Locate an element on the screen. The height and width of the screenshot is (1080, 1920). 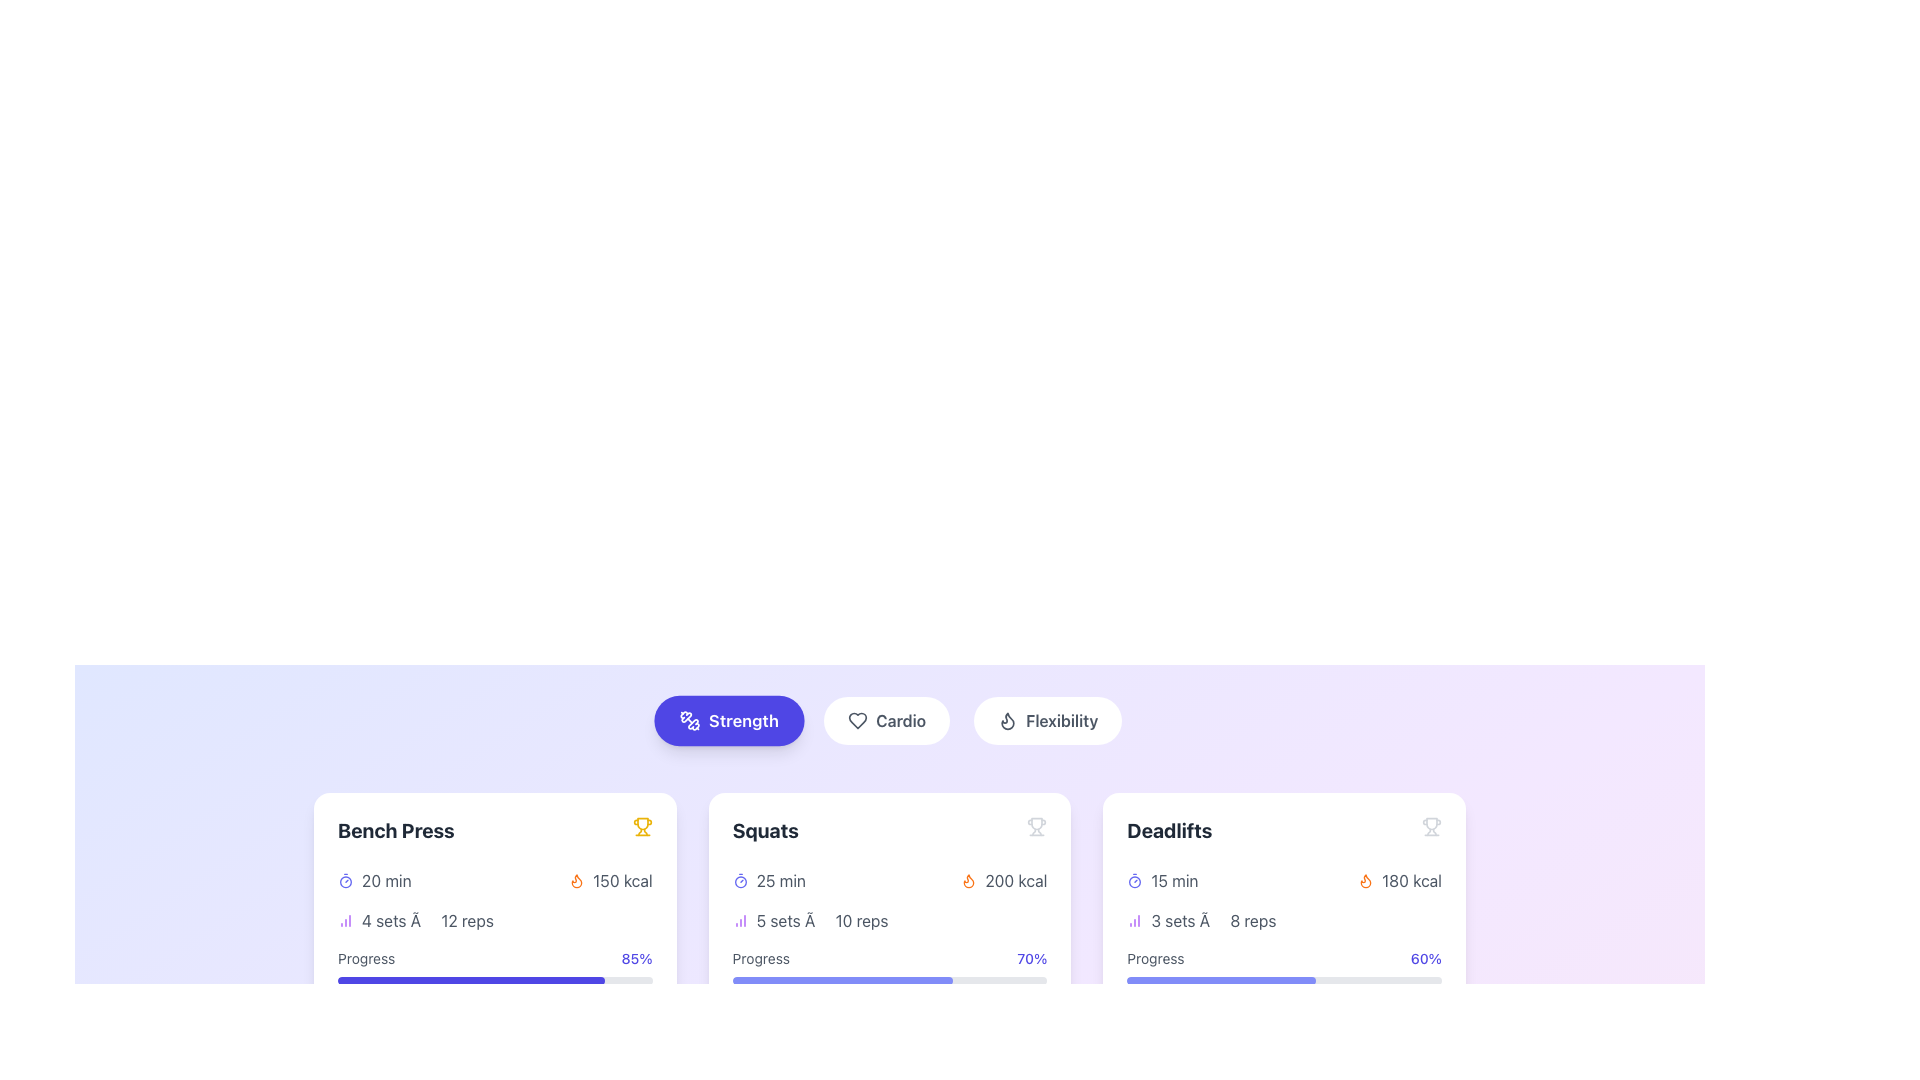
displayed duration information on the text element located within the 'Deadlifts' card in the third column, positioned to the right of the timer icon is located at coordinates (1174, 879).